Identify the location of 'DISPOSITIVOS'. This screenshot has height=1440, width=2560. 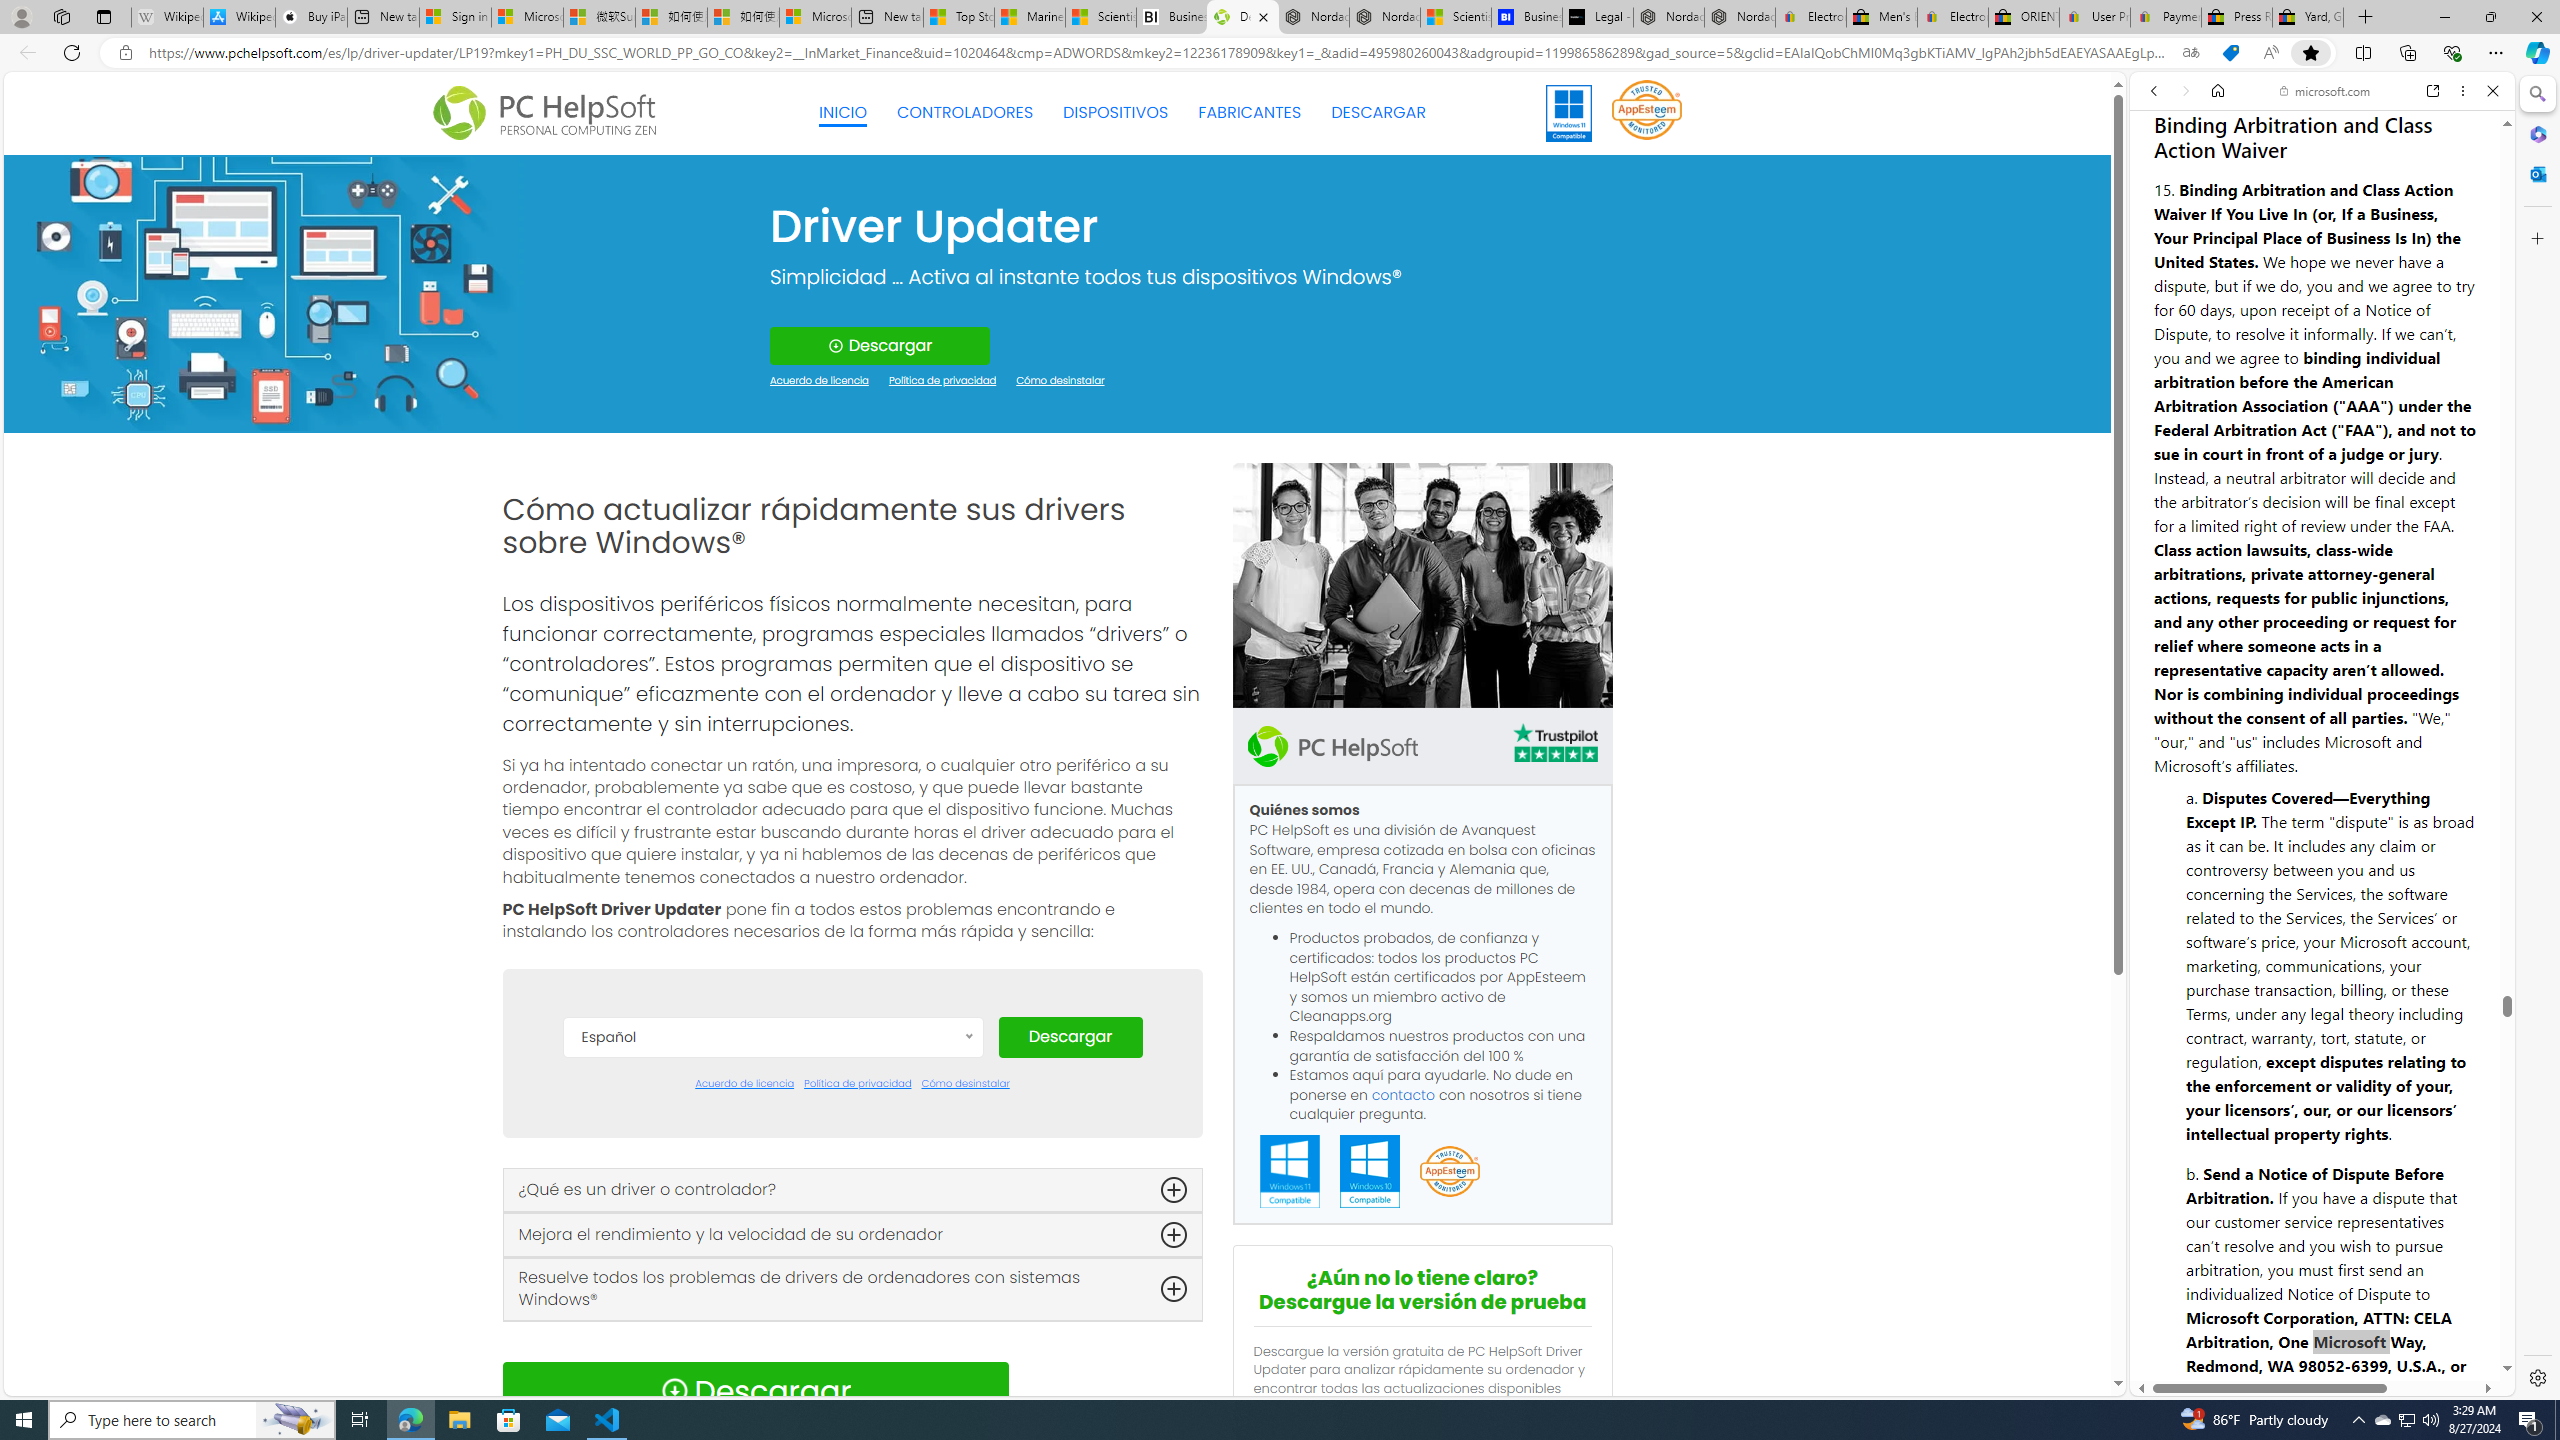
(1116, 112).